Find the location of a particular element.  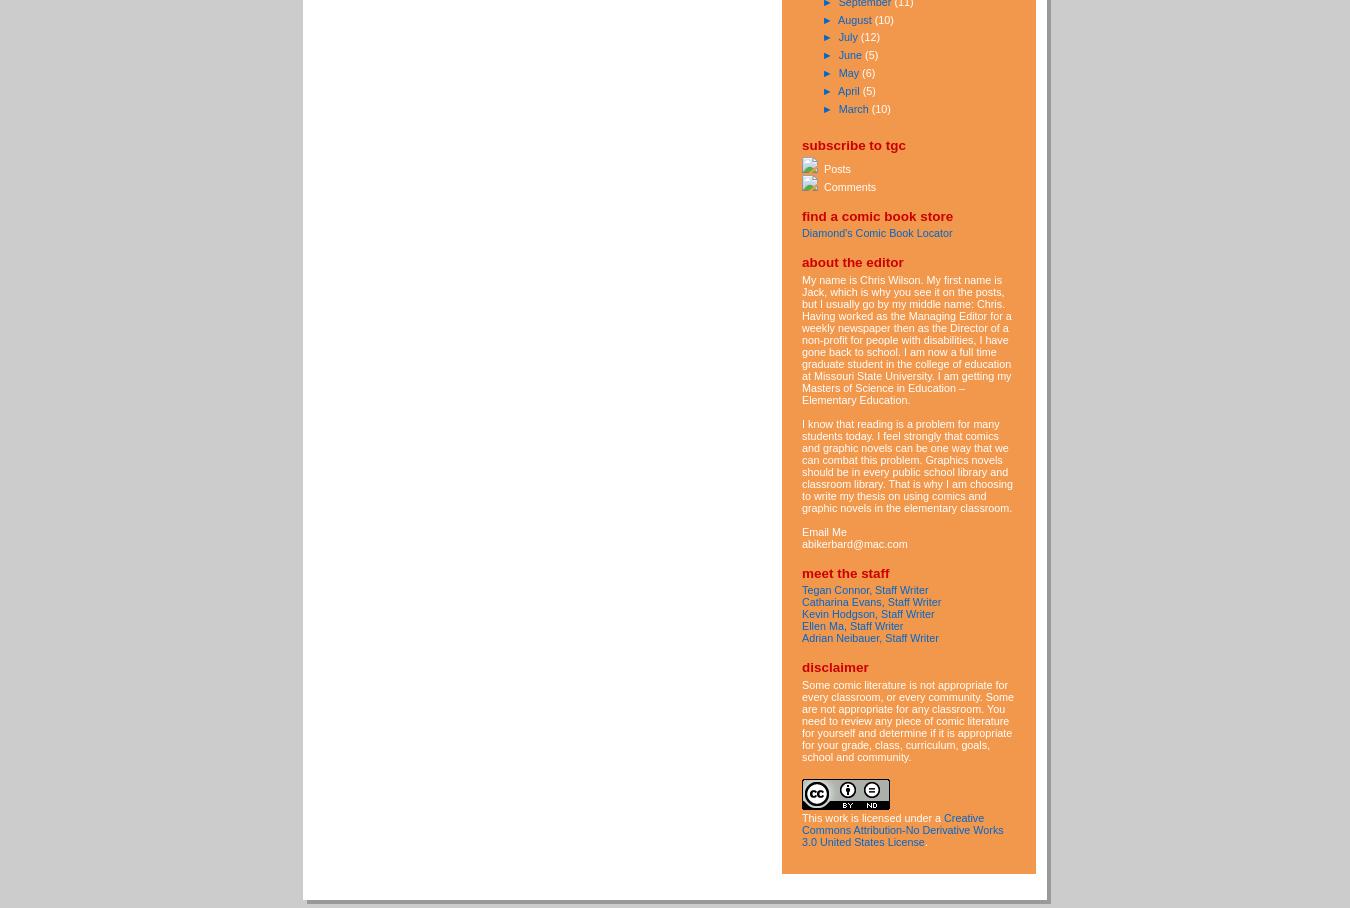

'Adrian Neibauer, Staff Writer' is located at coordinates (869, 636).